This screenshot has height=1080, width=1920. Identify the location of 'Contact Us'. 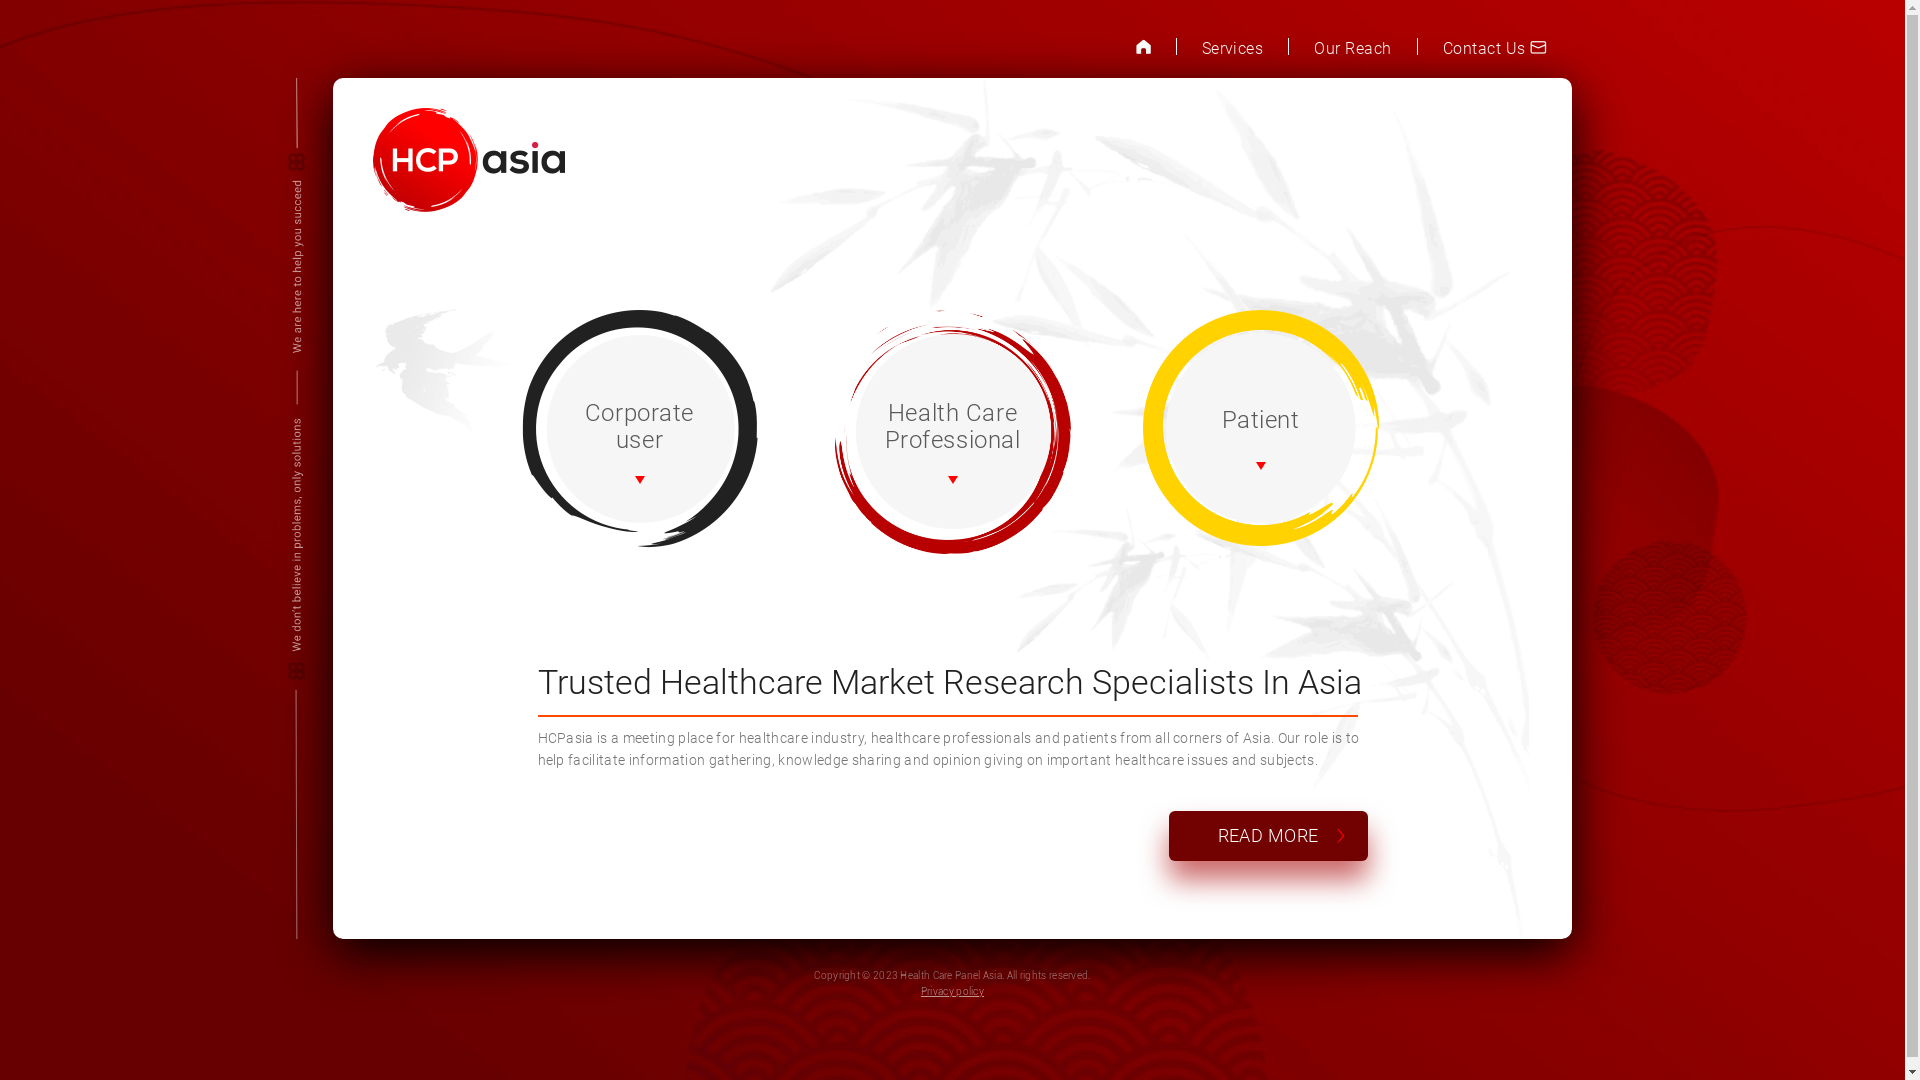
(1494, 47).